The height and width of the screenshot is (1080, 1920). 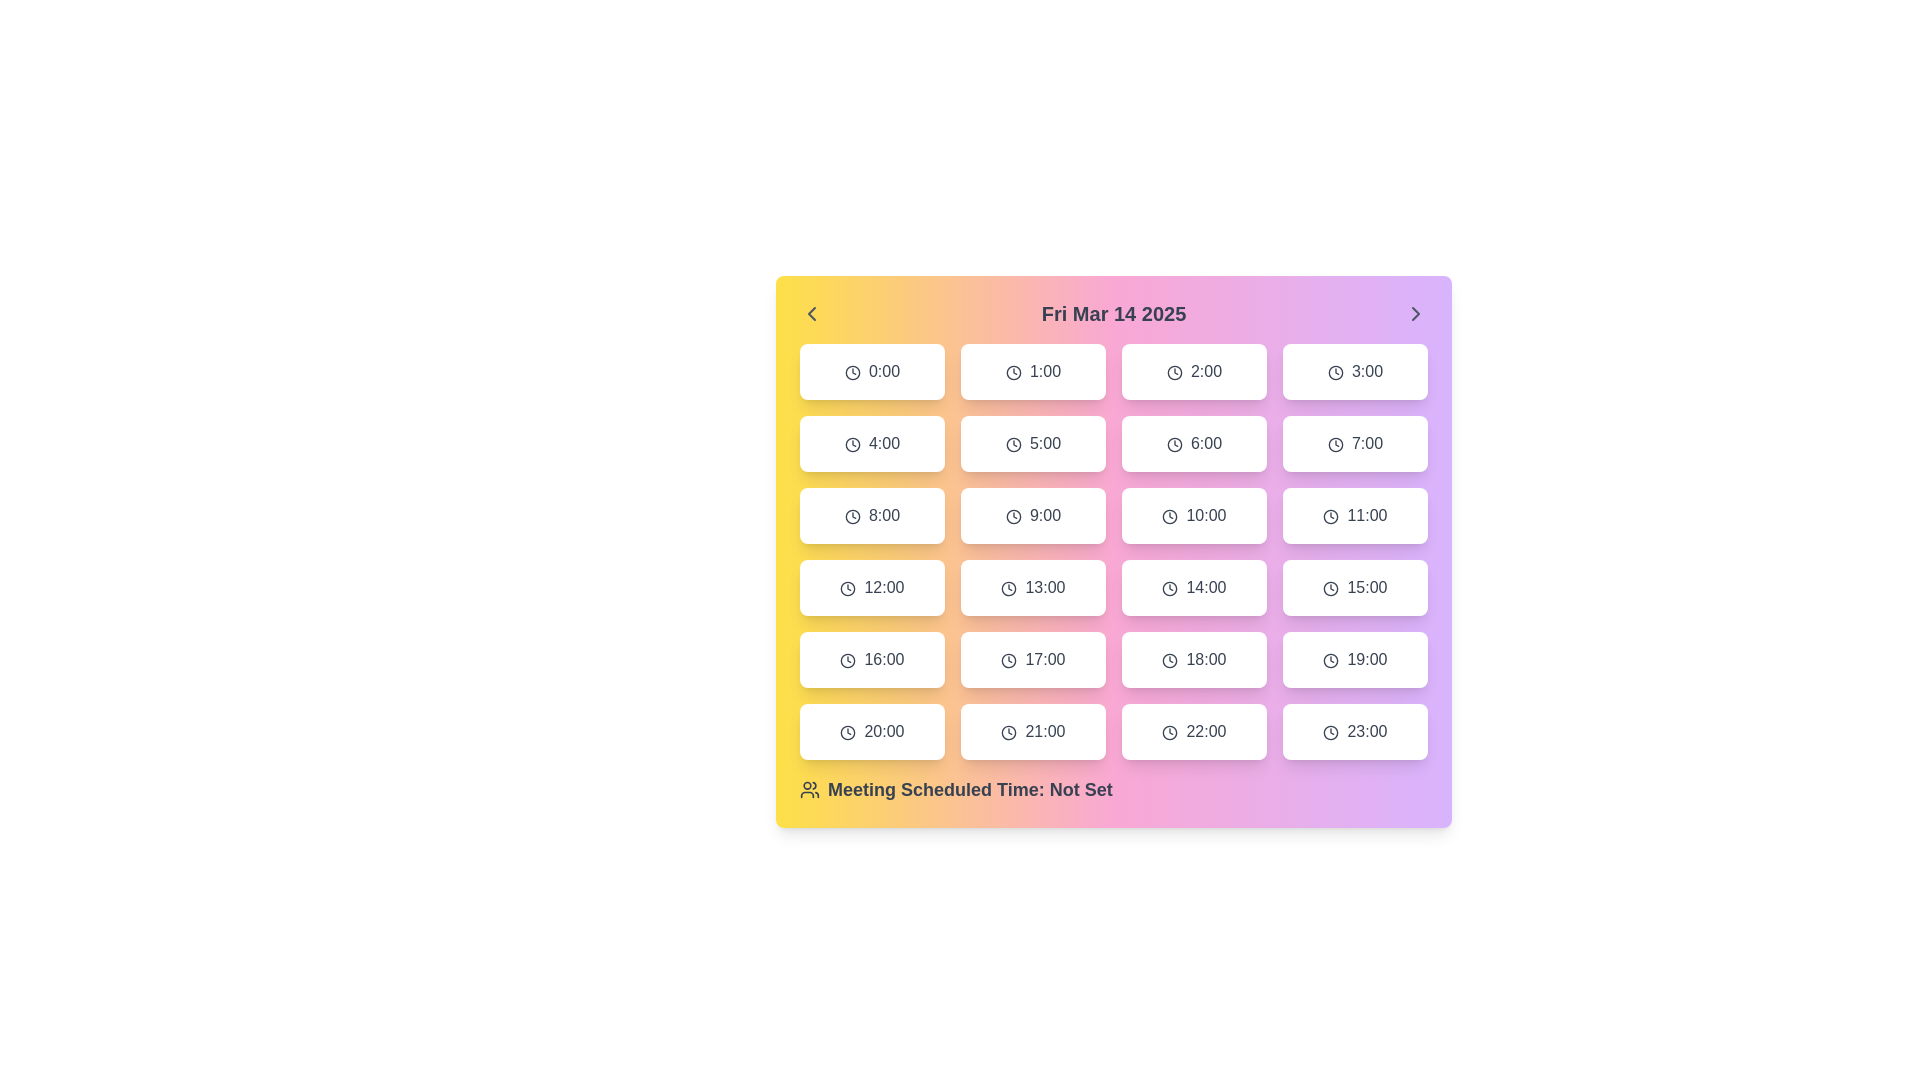 I want to click on text element displaying 'Meeting Scheduled Time: Not Set' which is located at the bottom center of the interface, so click(x=970, y=789).